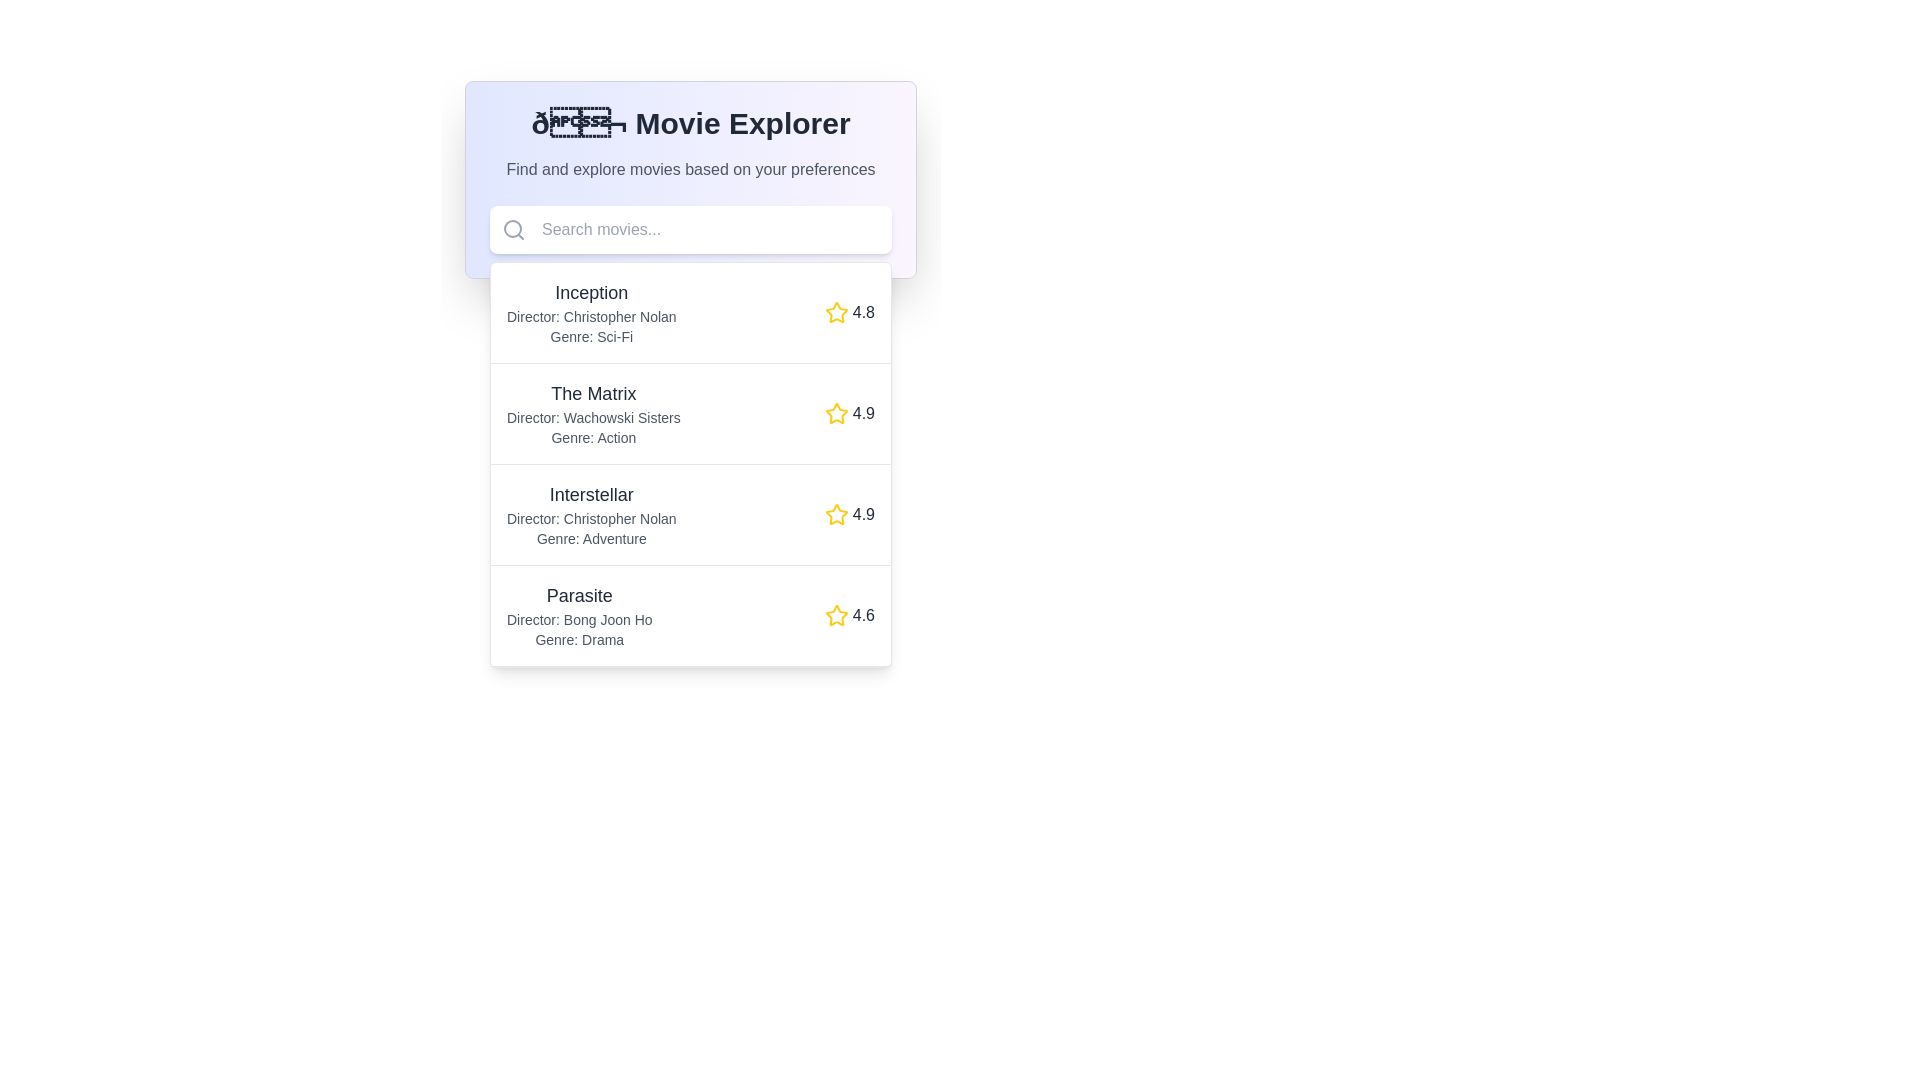 The image size is (1920, 1080). I want to click on the filled yellow star icon representing the rating for the movie 'The Matrix', positioned in the fourth column of the list, so click(836, 412).